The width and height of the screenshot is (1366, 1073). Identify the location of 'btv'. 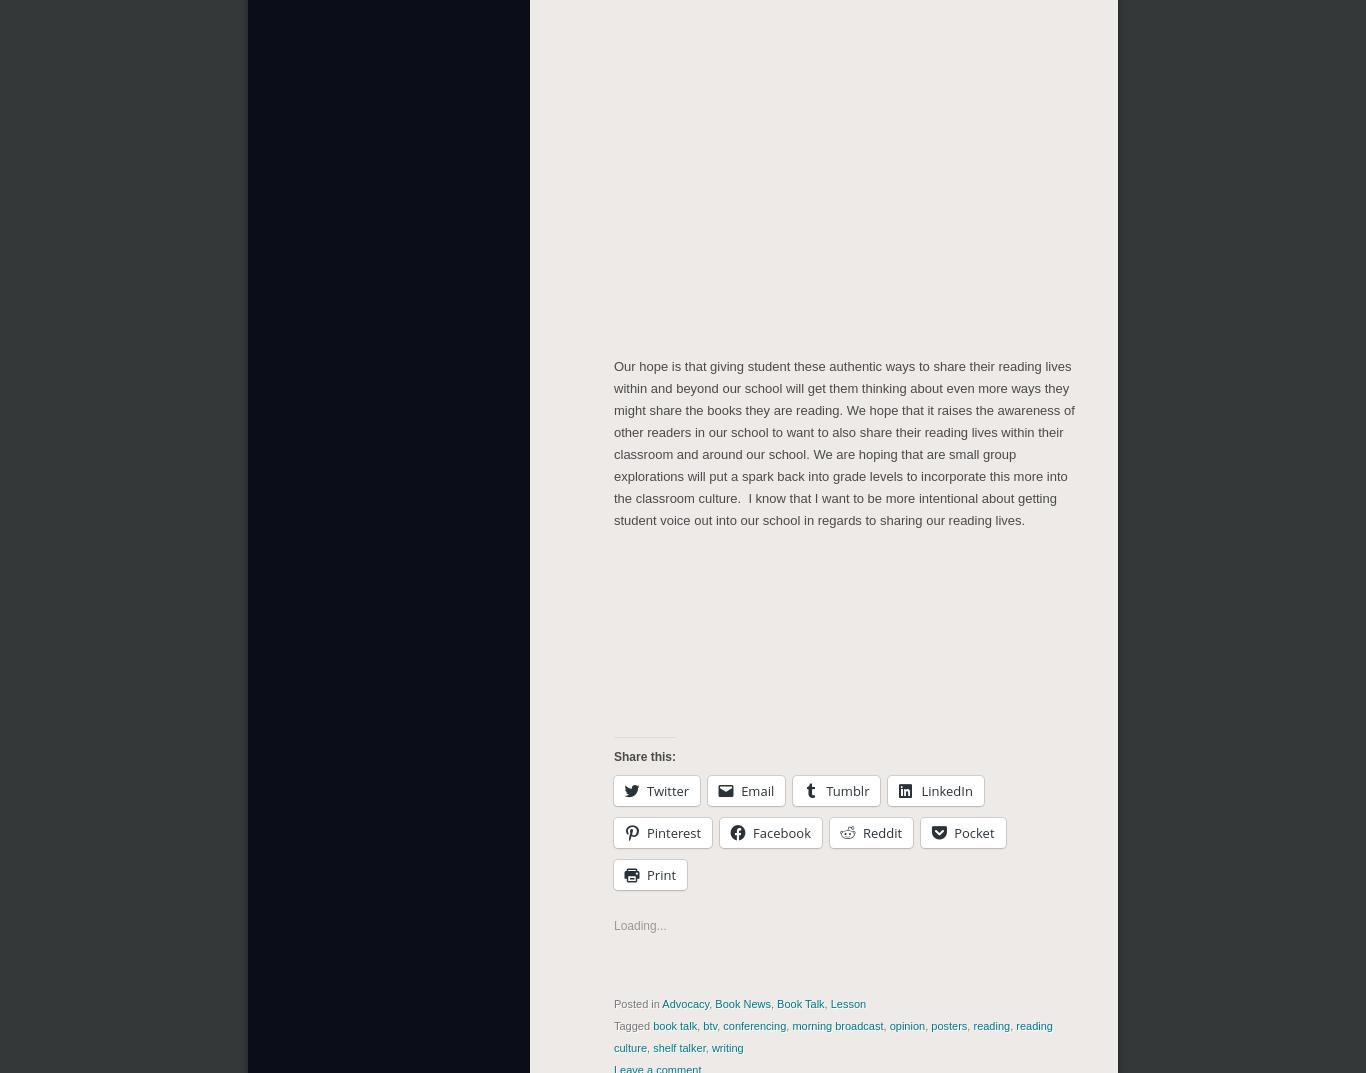
(710, 1025).